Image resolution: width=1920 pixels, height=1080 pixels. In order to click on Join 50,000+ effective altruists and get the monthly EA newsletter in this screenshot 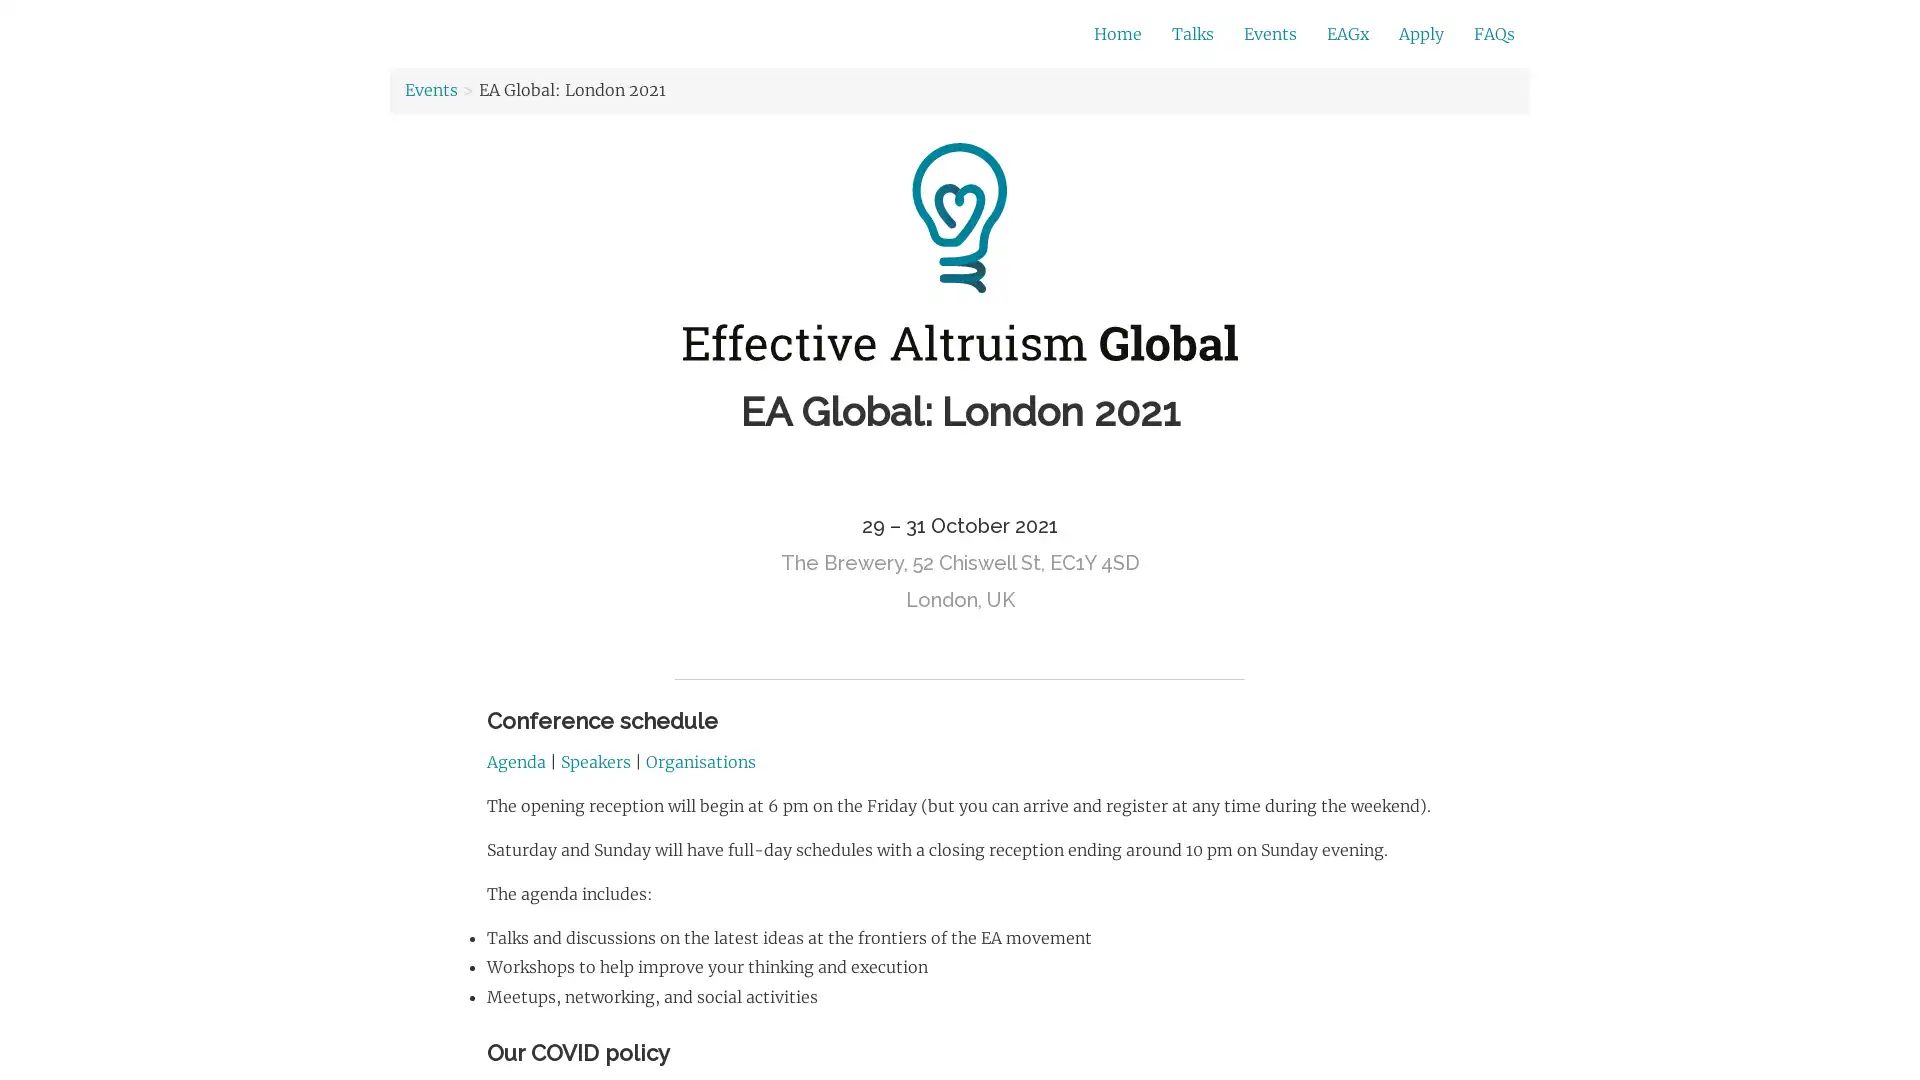, I will do `click(815, 34)`.